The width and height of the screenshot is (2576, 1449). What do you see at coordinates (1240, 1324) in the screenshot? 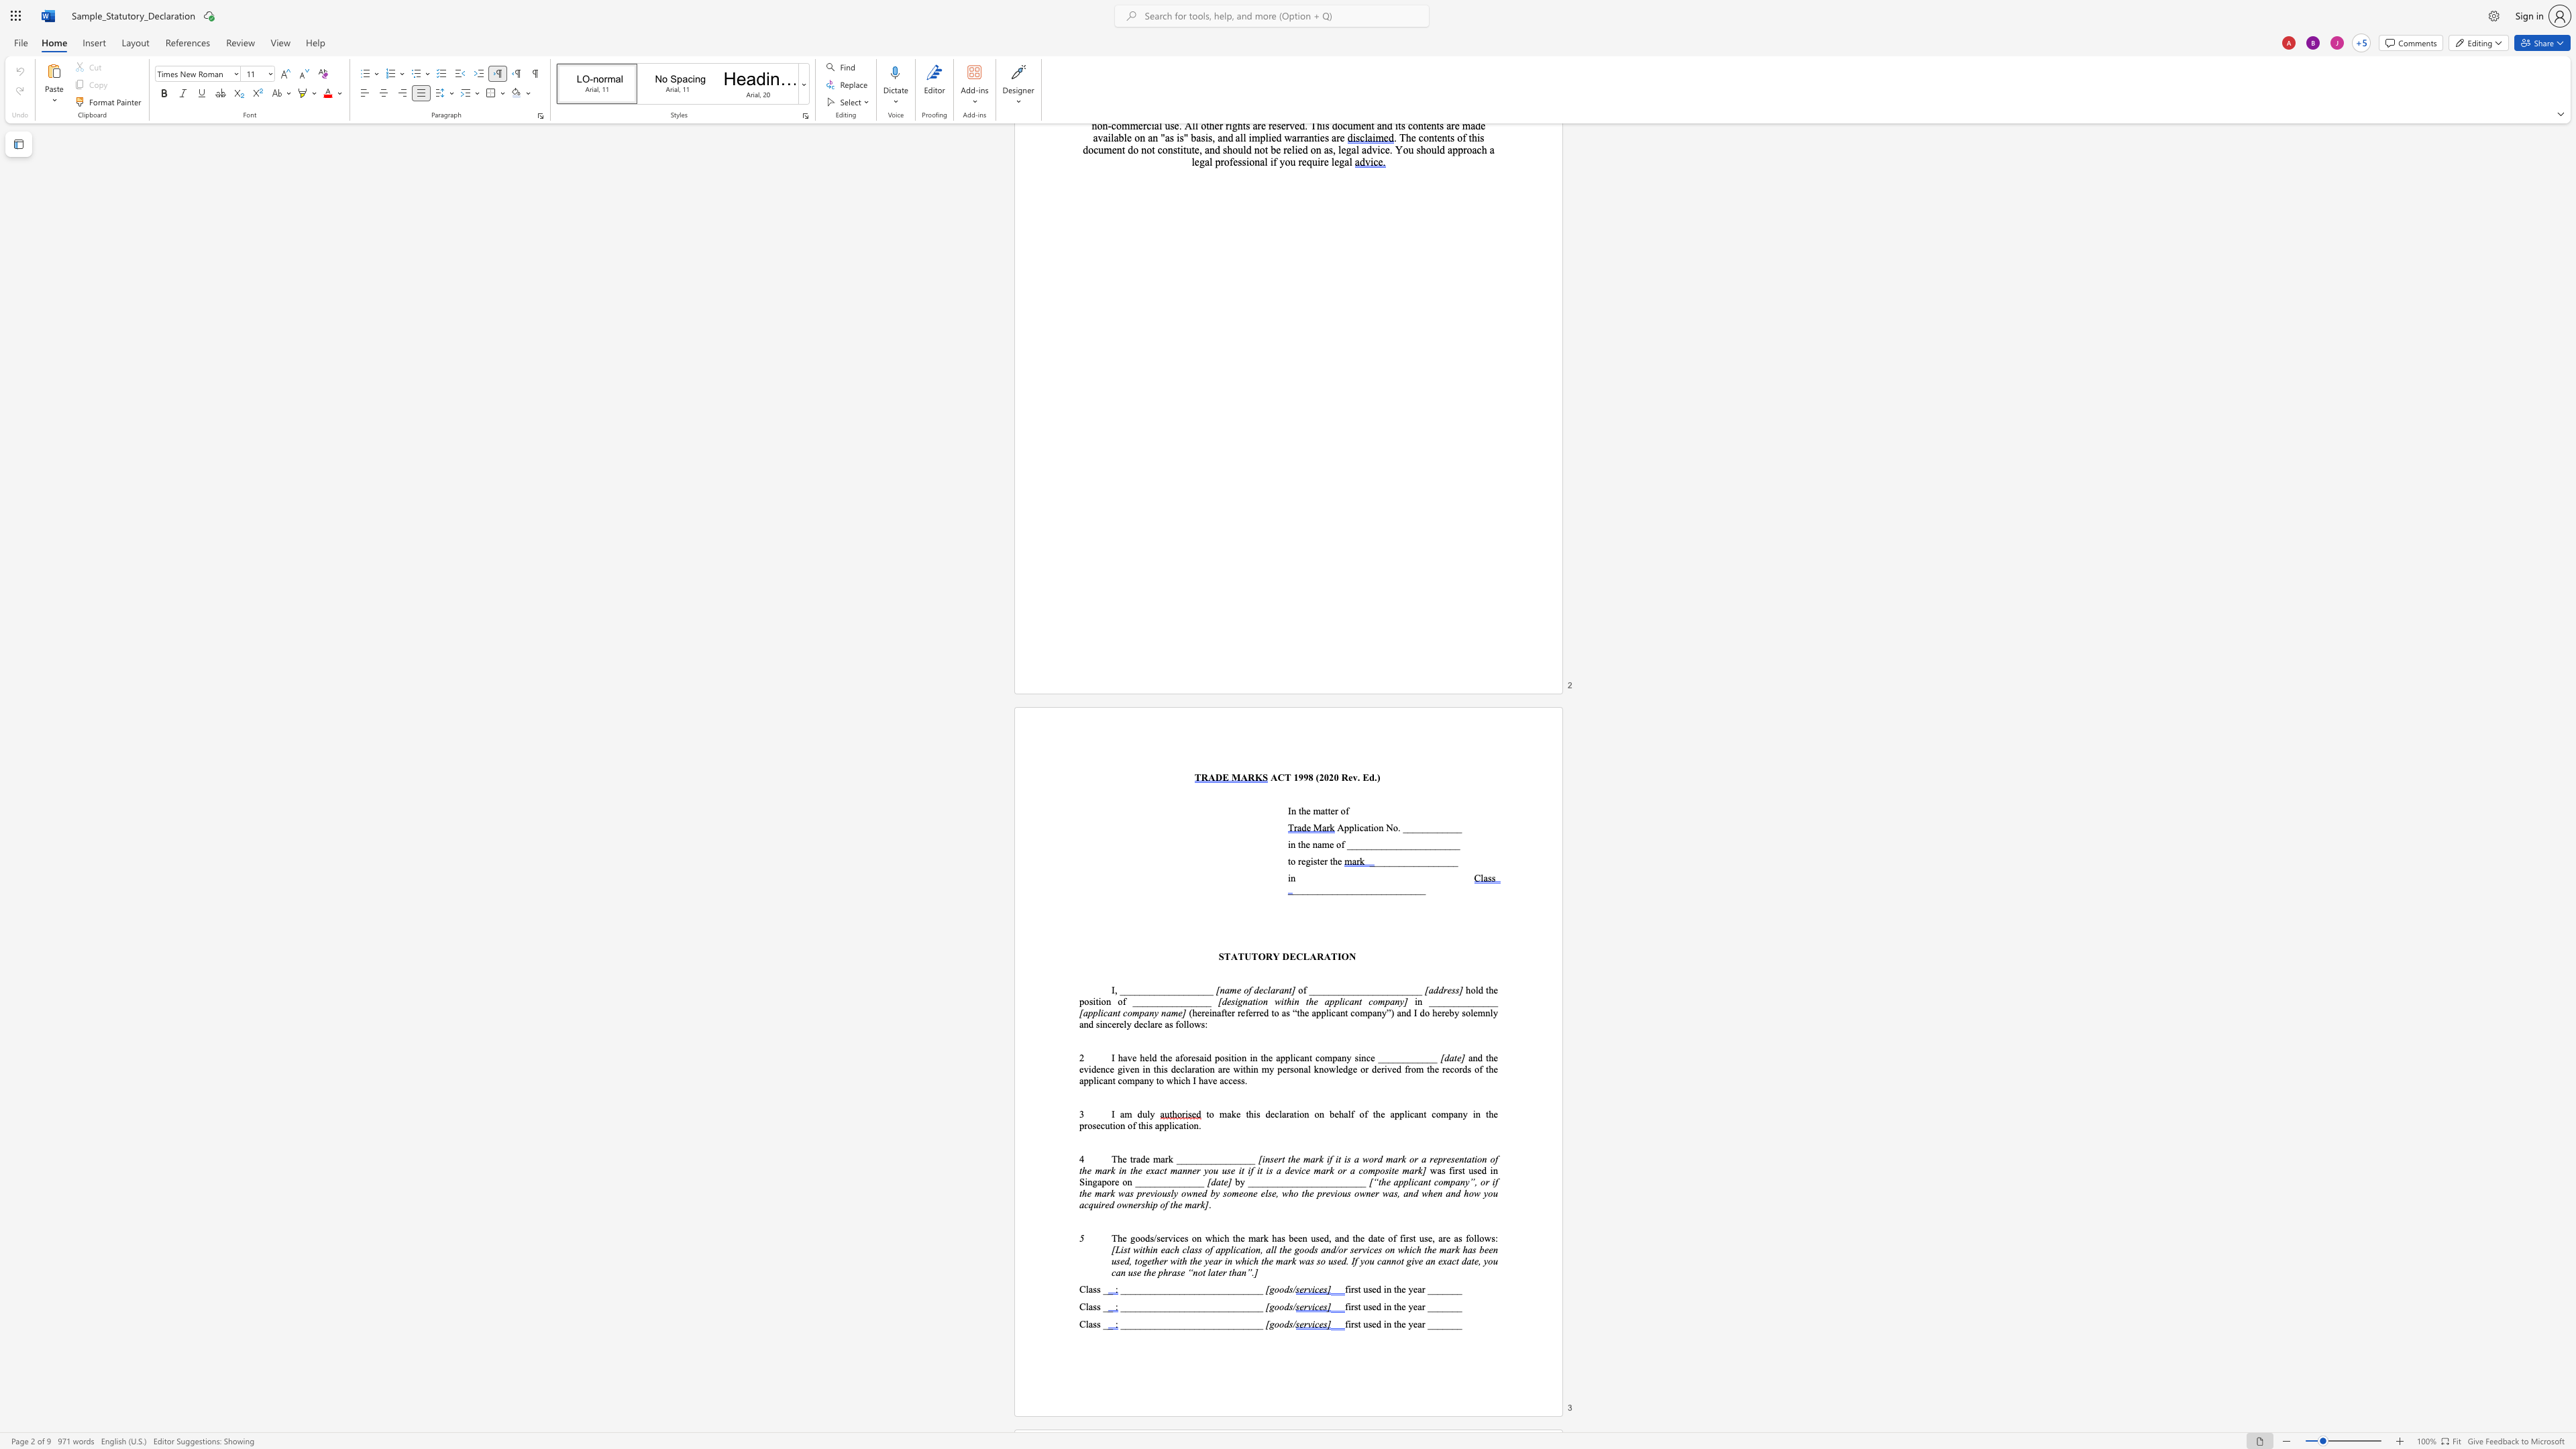
I see `the 25th character "_" in the text` at bounding box center [1240, 1324].